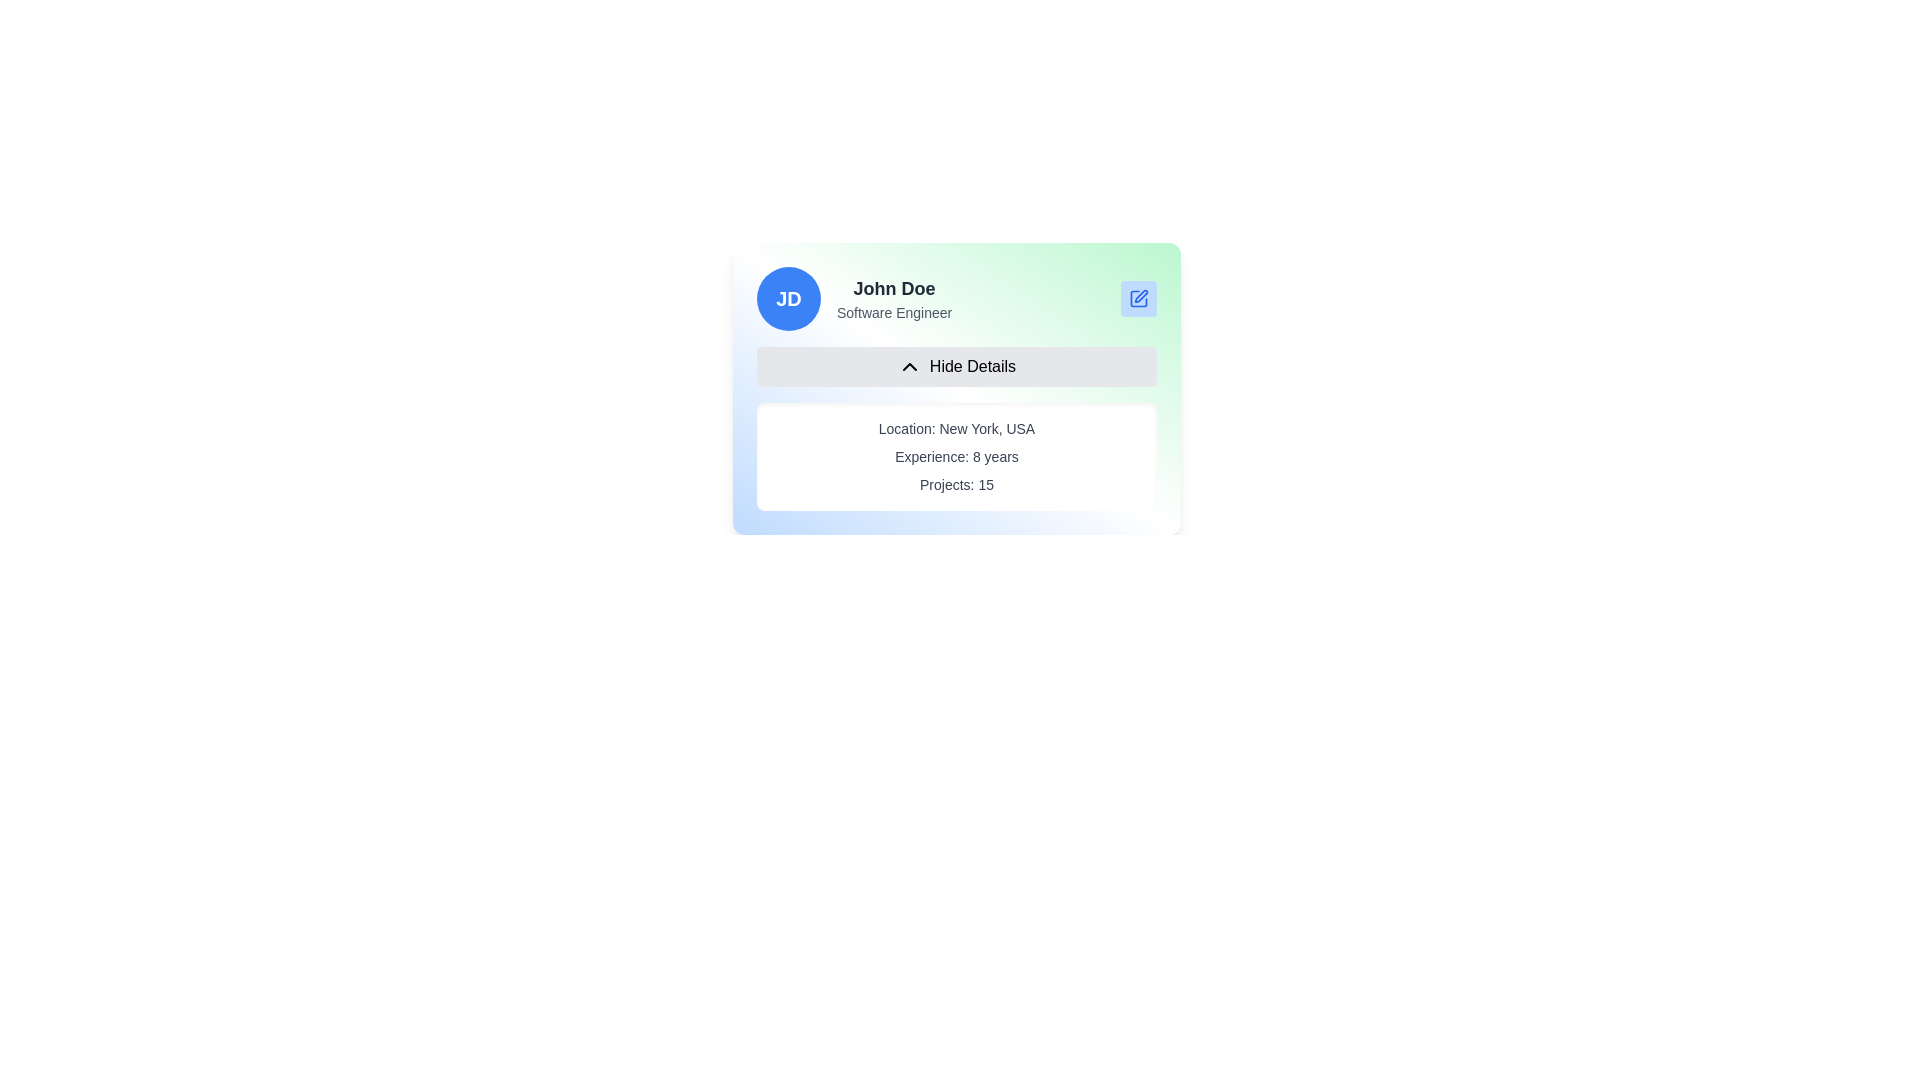  What do you see at coordinates (973, 366) in the screenshot?
I see `the 'Hide Details' text label within the button` at bounding box center [973, 366].